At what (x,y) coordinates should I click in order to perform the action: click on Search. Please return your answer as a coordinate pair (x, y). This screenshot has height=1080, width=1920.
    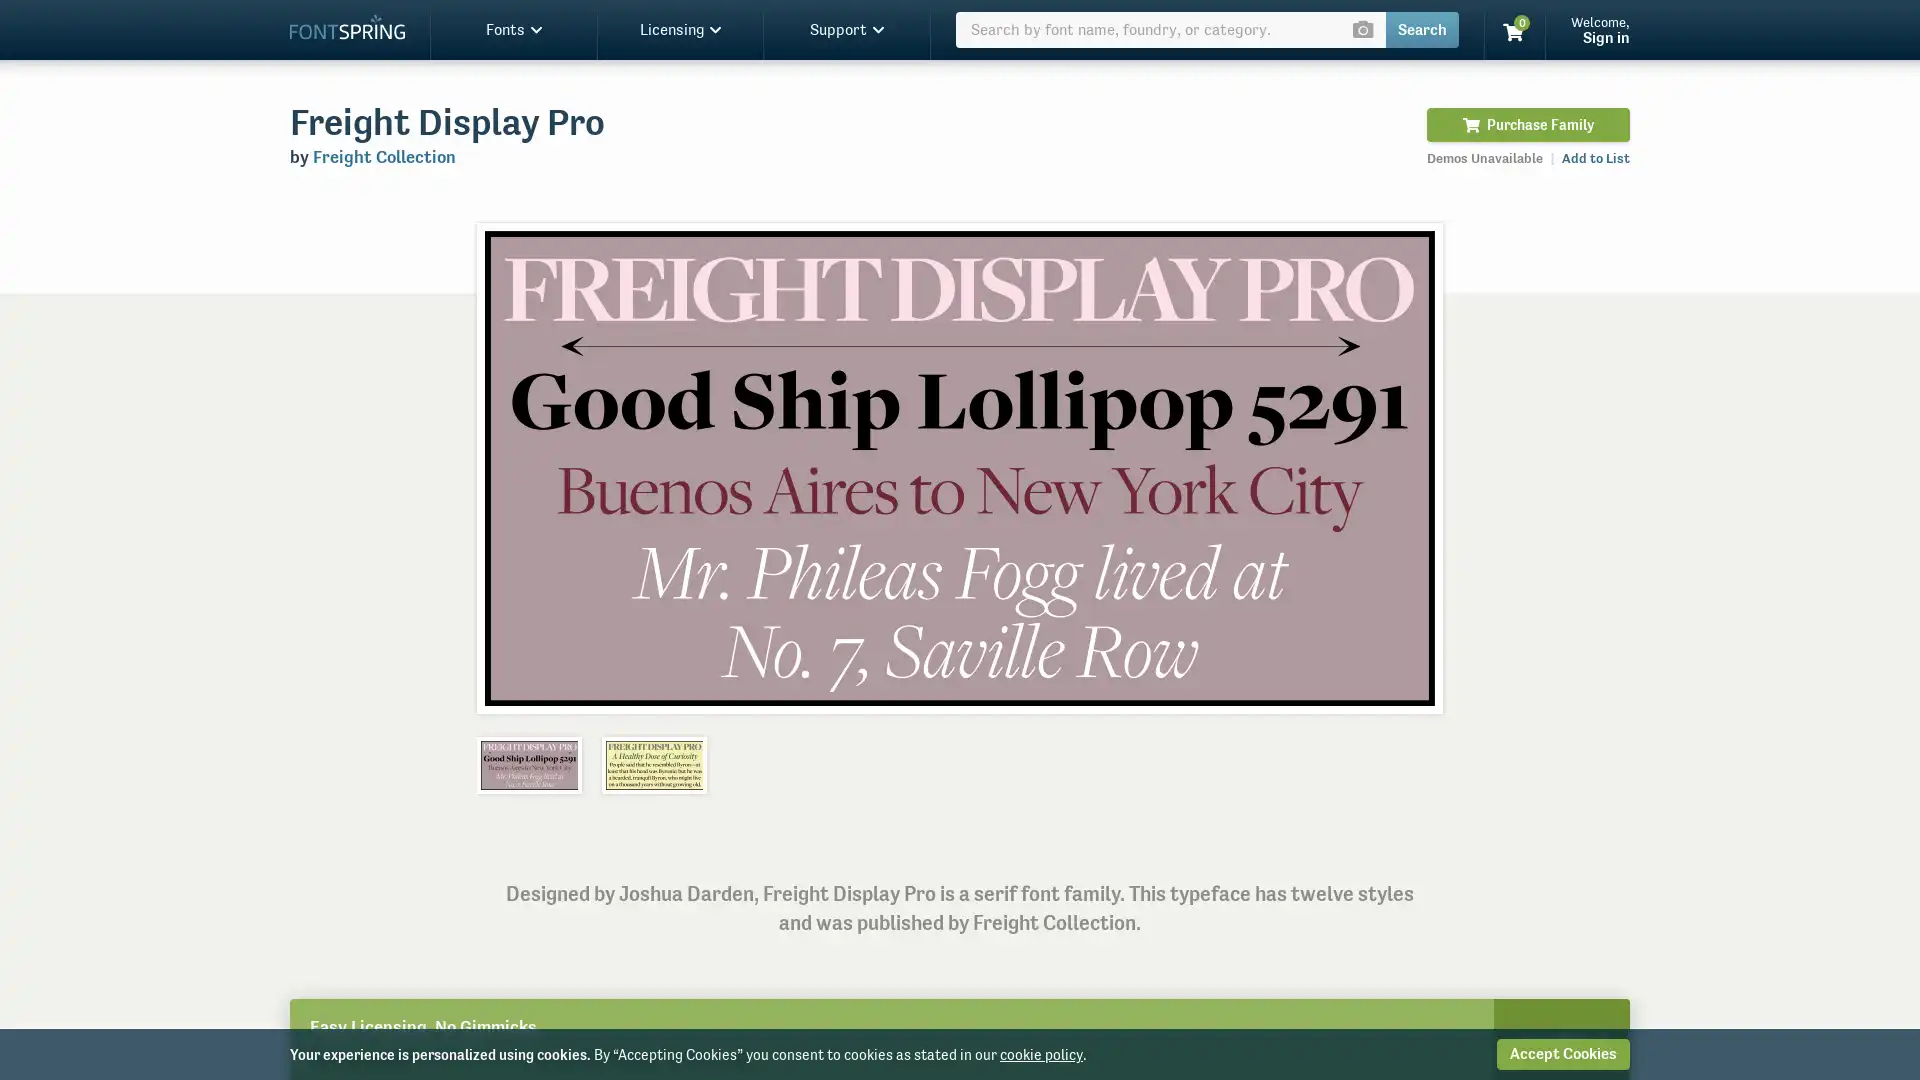
    Looking at the image, I should click on (1421, 30).